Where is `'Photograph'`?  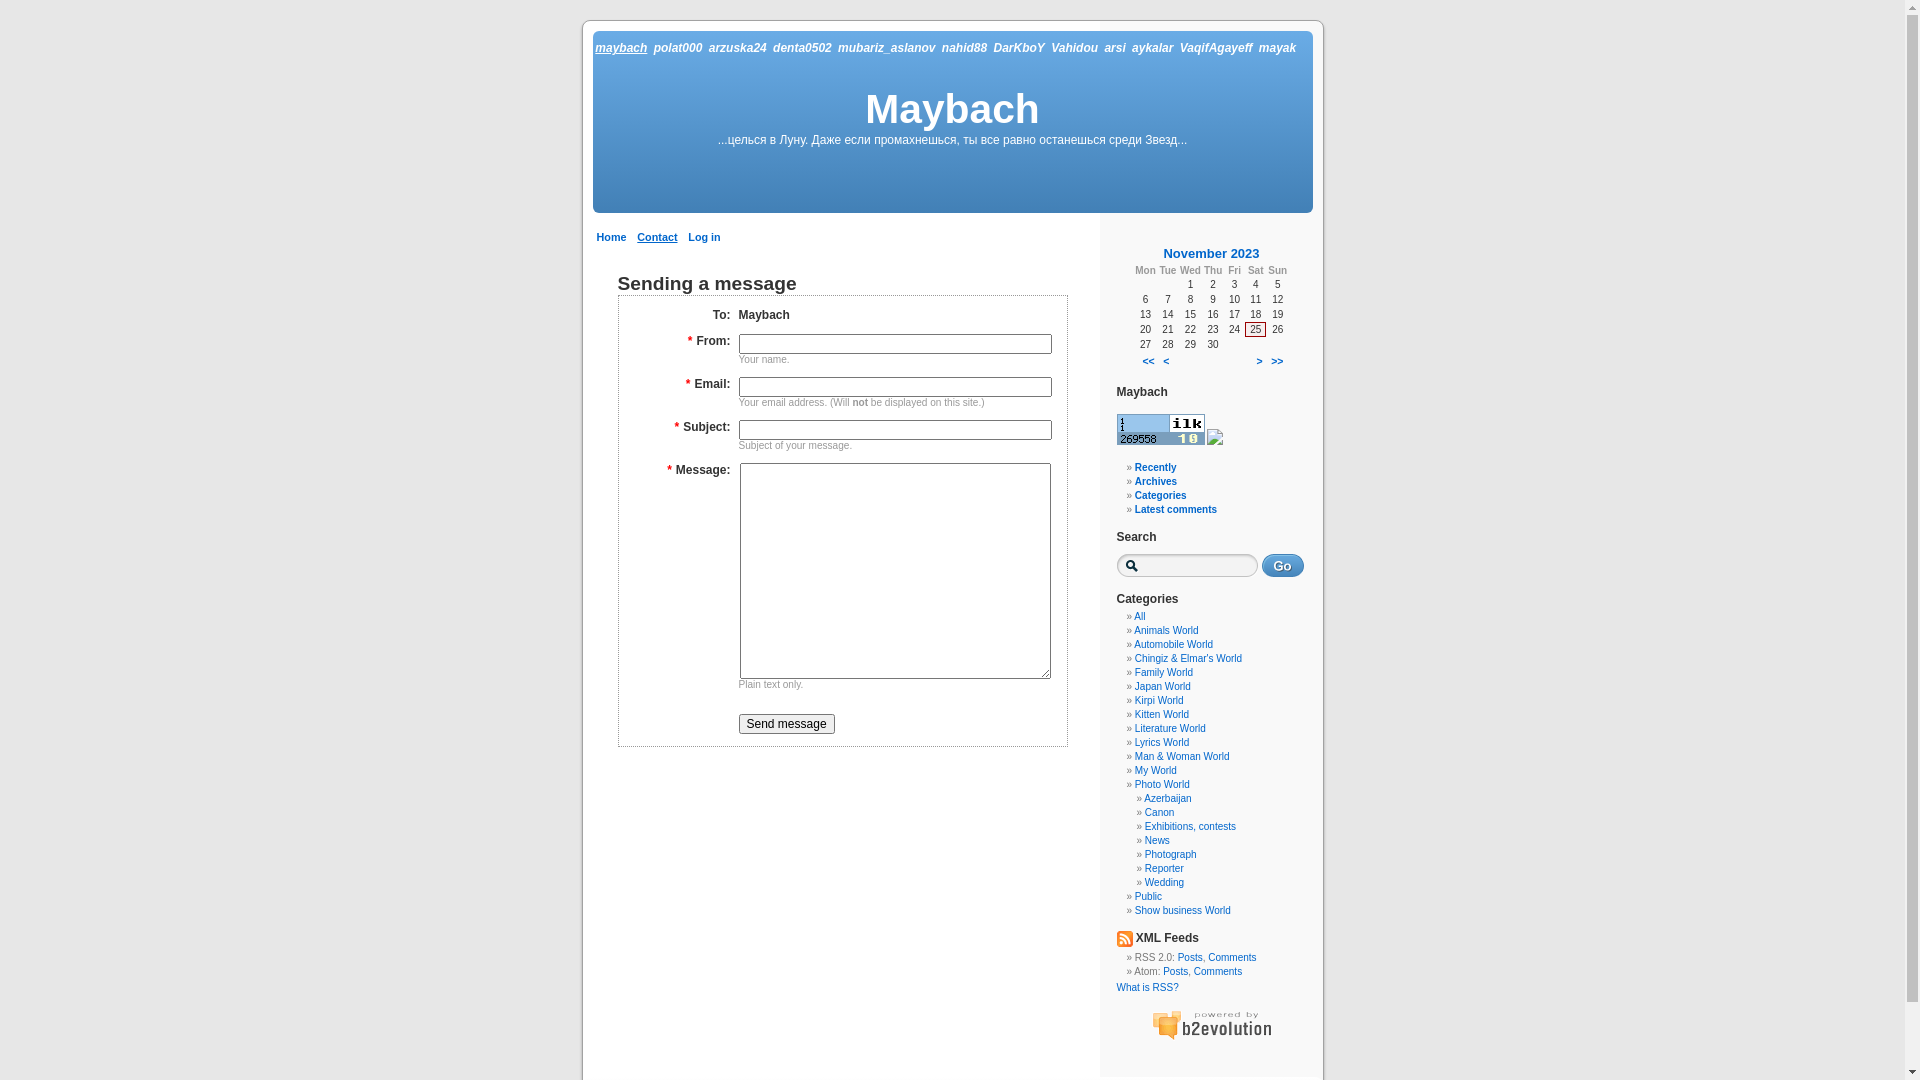 'Photograph' is located at coordinates (1171, 854).